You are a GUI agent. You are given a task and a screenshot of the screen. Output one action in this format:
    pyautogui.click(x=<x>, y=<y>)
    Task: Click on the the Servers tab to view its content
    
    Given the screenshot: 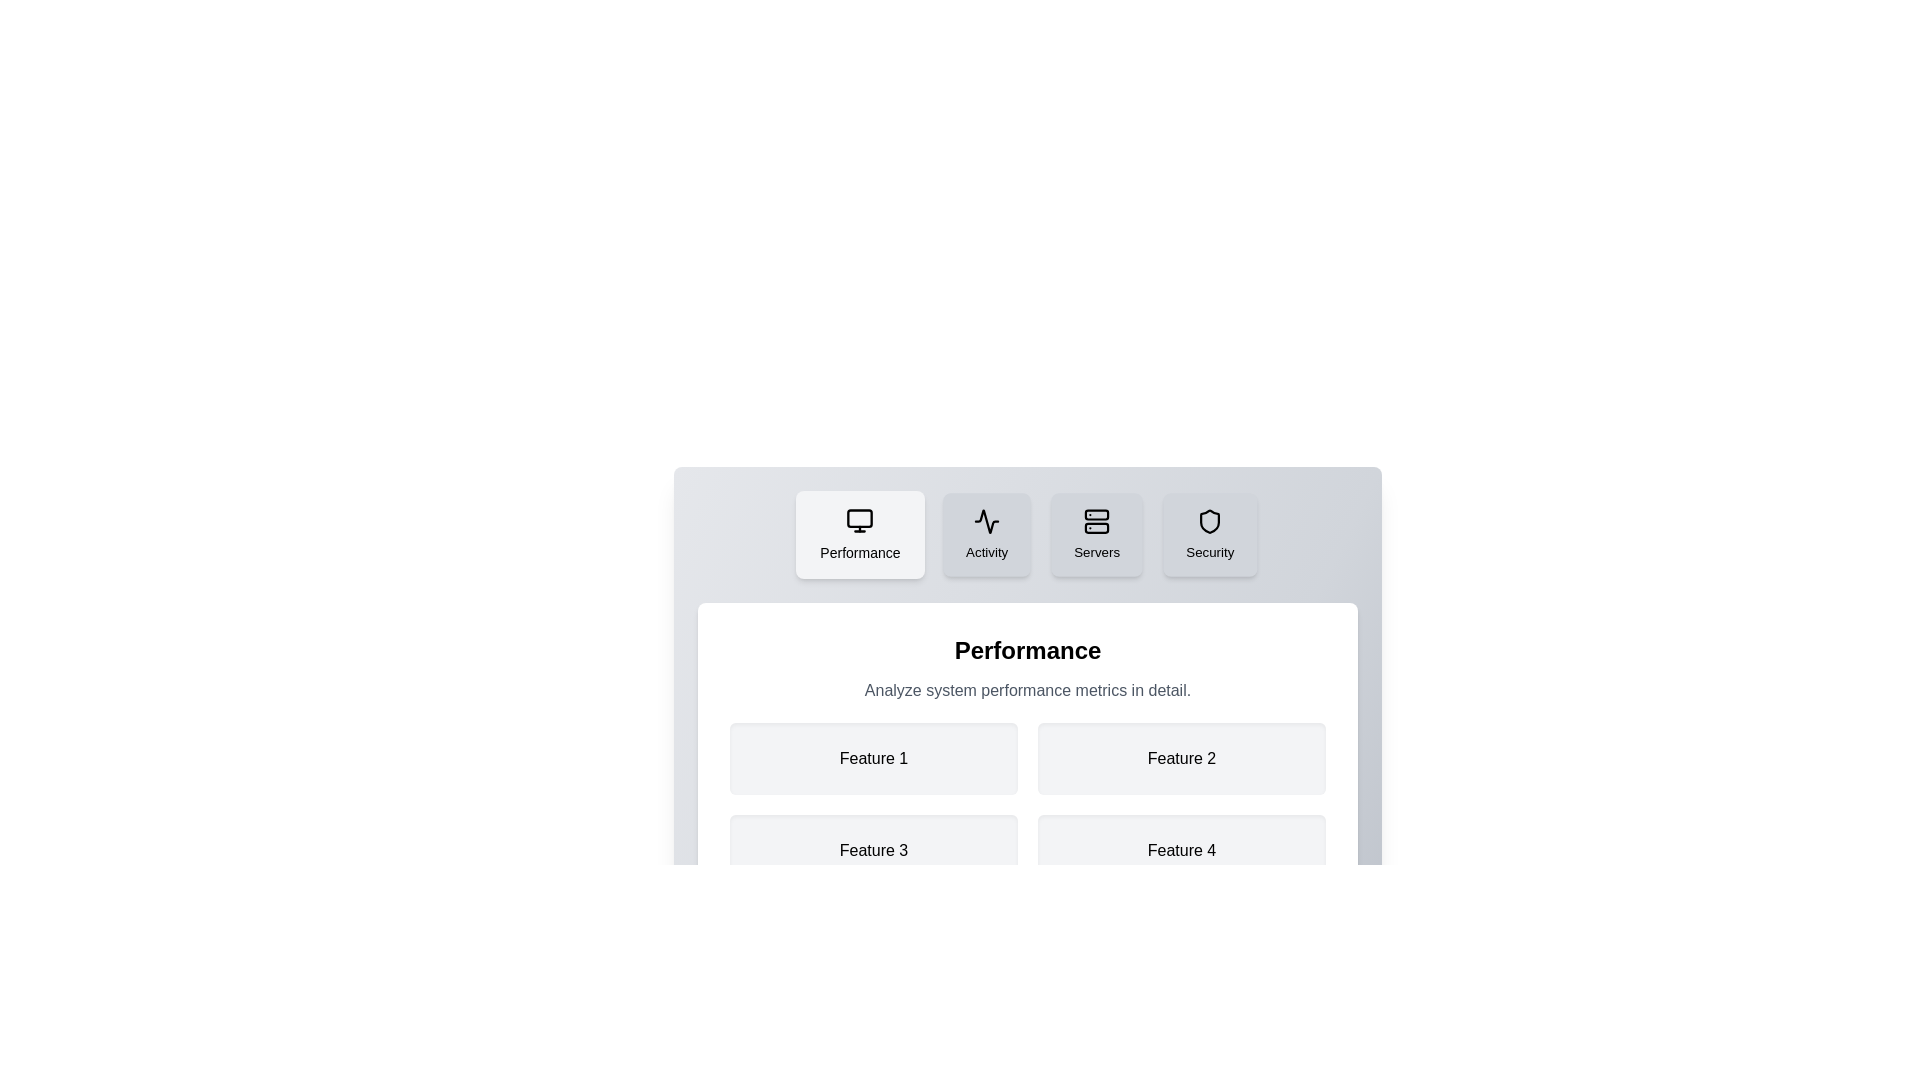 What is the action you would take?
    pyautogui.click(x=1094, y=534)
    